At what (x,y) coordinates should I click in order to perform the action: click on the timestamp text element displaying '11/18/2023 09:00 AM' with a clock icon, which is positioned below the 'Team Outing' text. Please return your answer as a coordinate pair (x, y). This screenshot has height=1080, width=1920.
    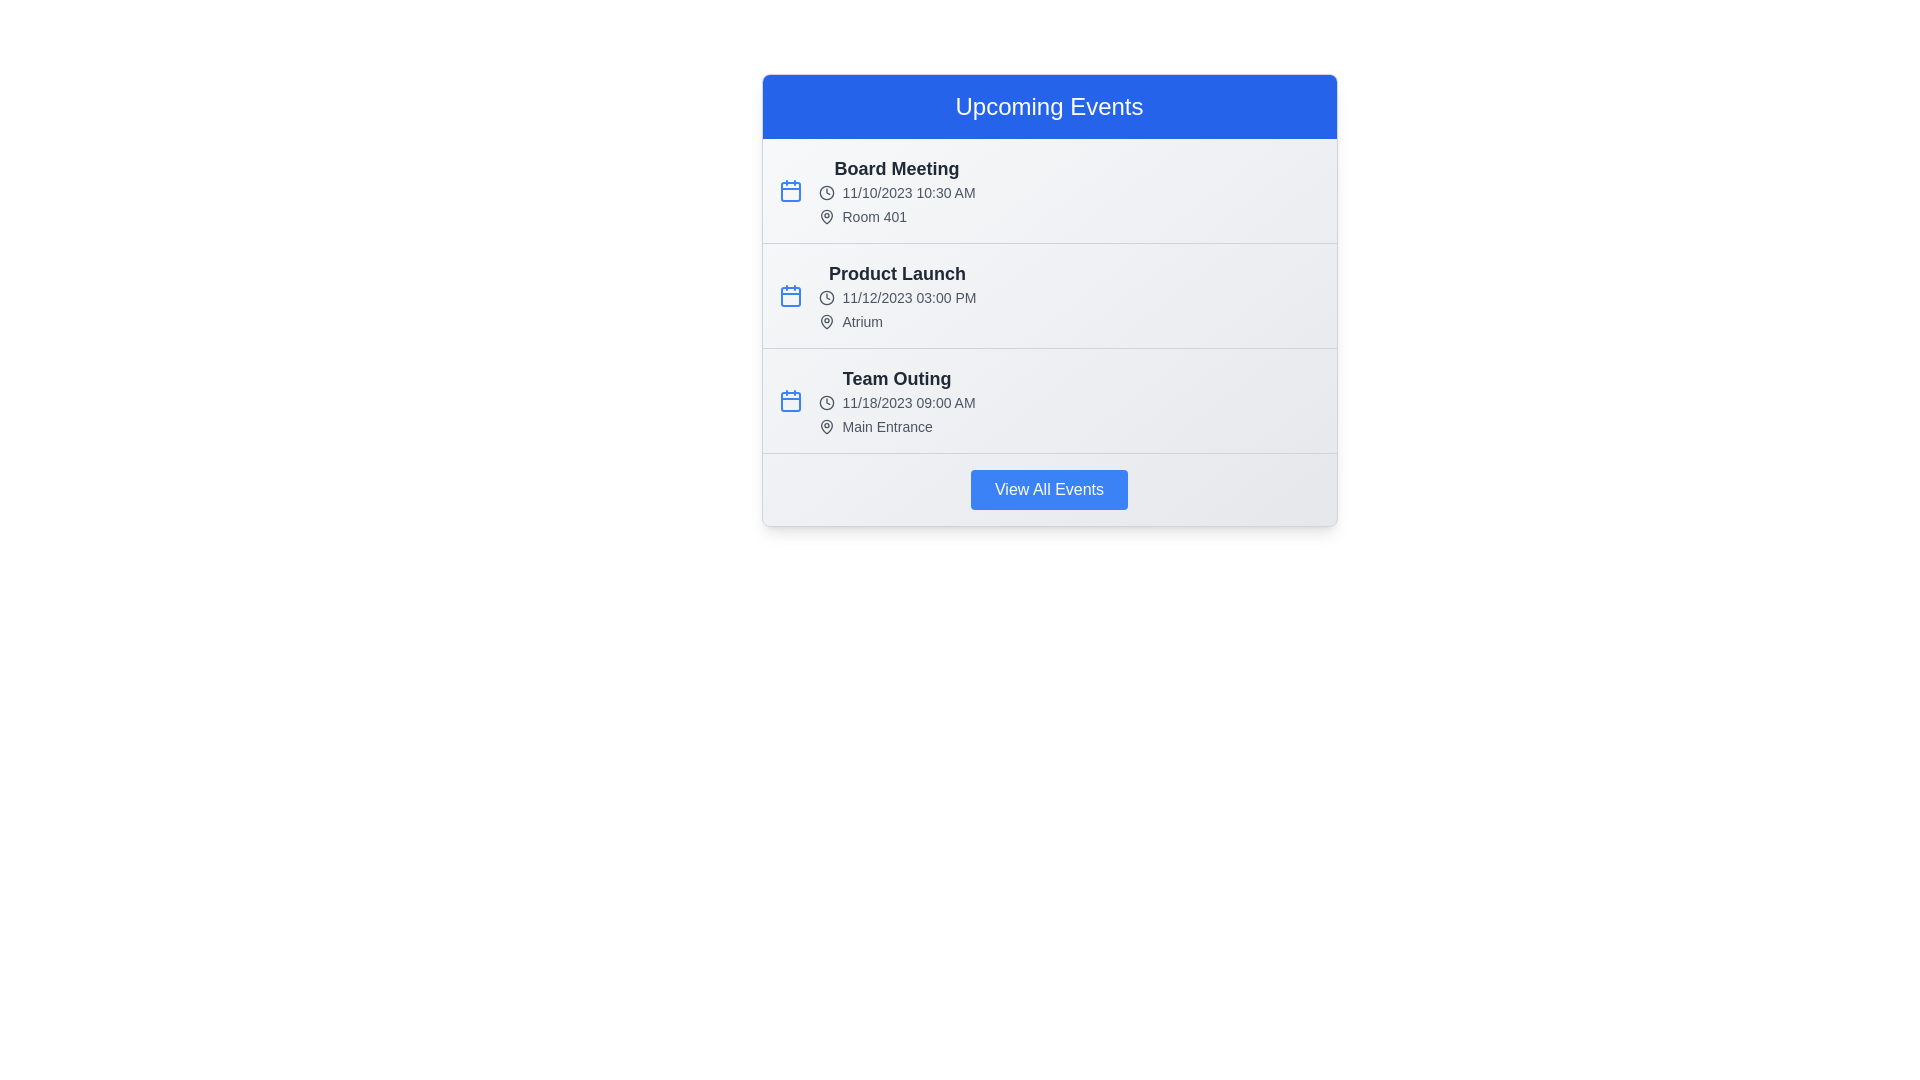
    Looking at the image, I should click on (896, 402).